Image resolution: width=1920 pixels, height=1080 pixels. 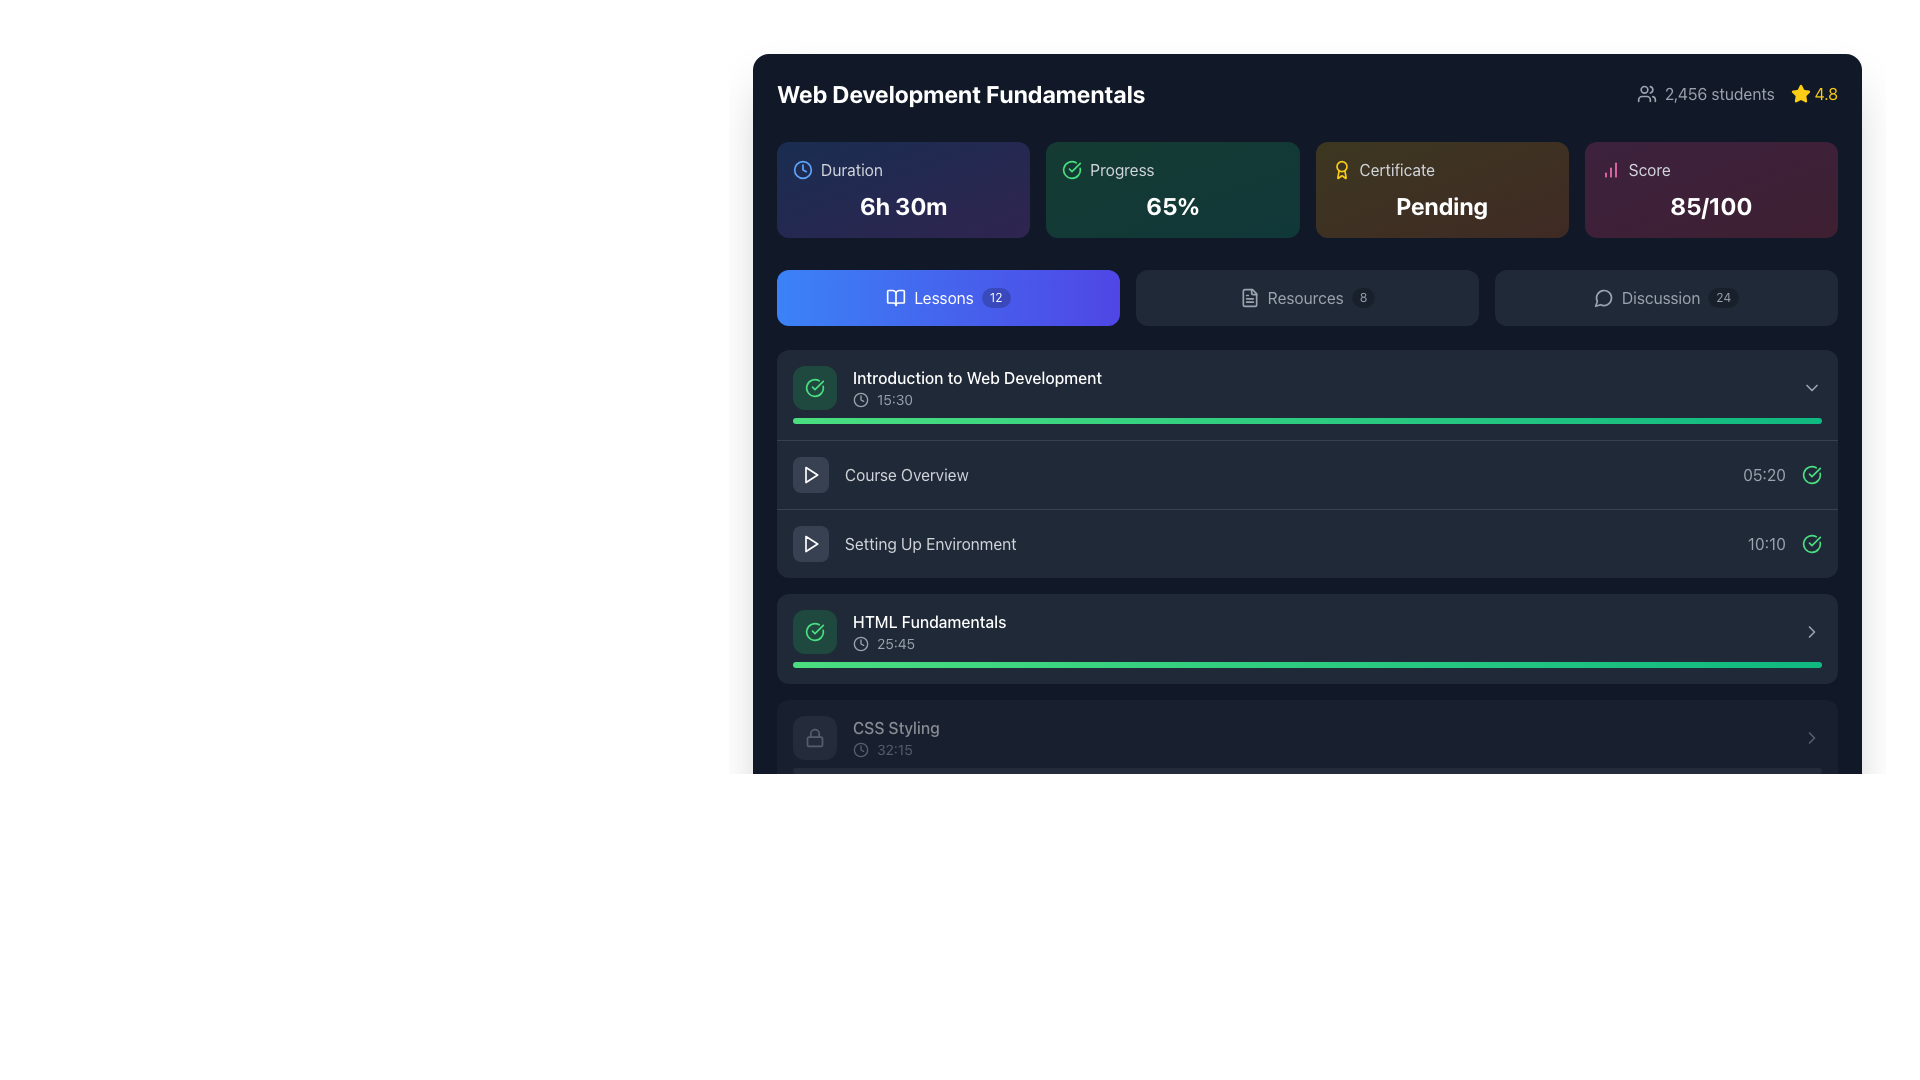 What do you see at coordinates (802, 168) in the screenshot?
I see `the circular clock icon with a blue outline located in the header section next to the 'Duration' label` at bounding box center [802, 168].